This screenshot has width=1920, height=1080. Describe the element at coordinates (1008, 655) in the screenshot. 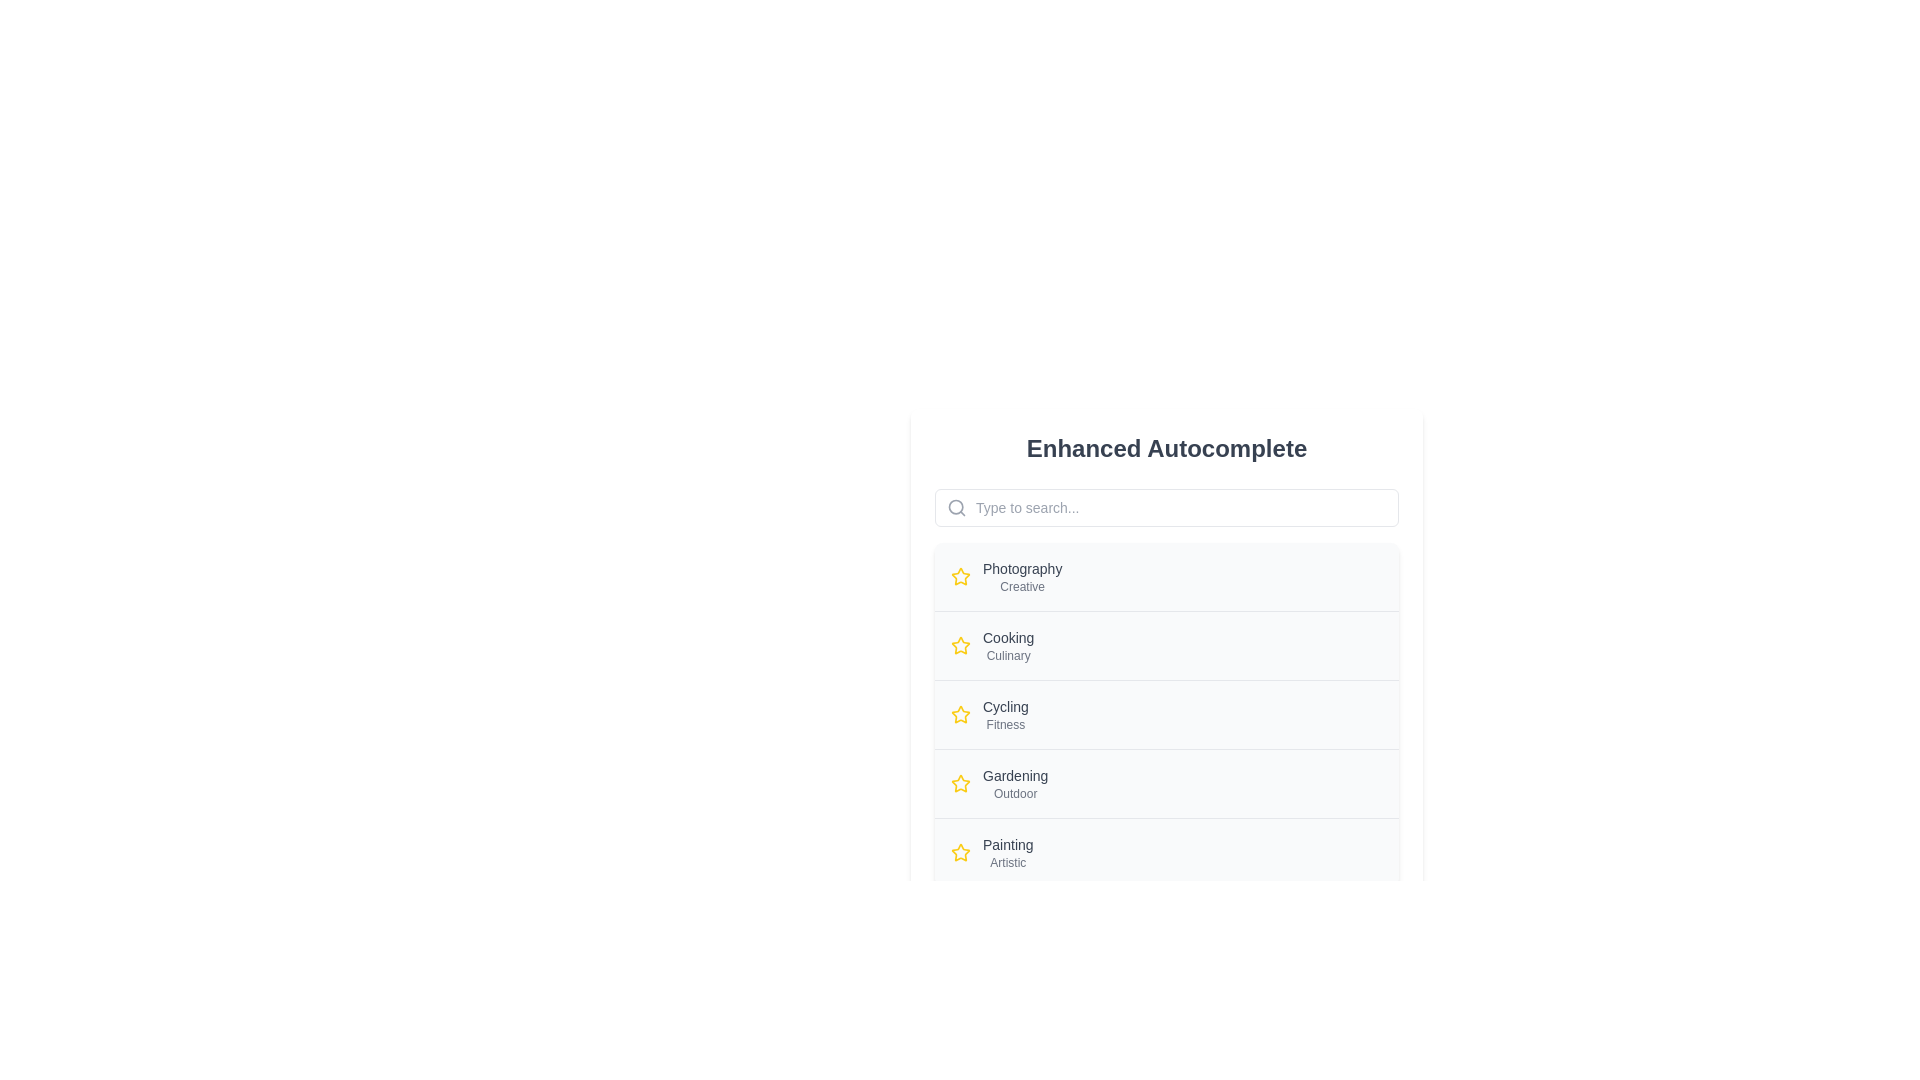

I see `the static text label displaying 'Culinary', which provides supplementary information below the 'Cooking' label in the second list item` at that location.